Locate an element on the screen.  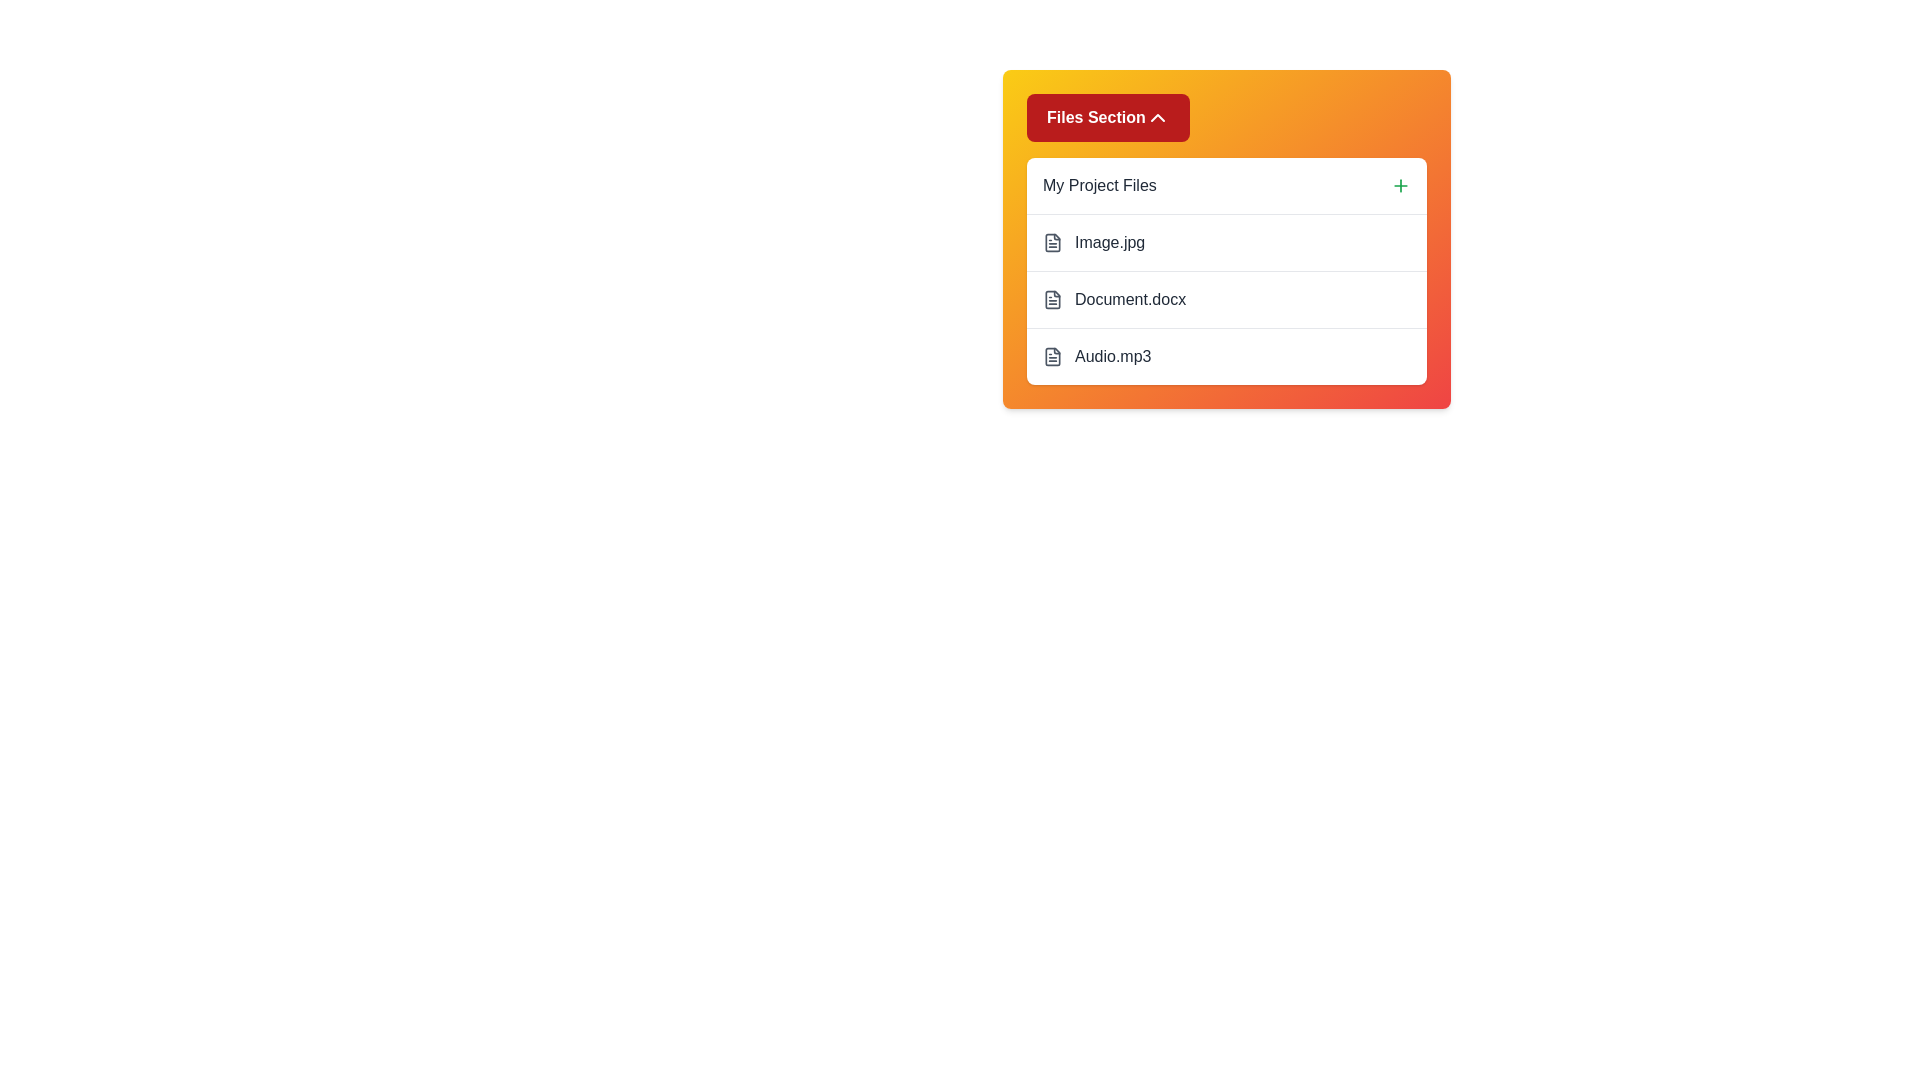
the file named Image.jpg to select it is located at coordinates (1226, 241).